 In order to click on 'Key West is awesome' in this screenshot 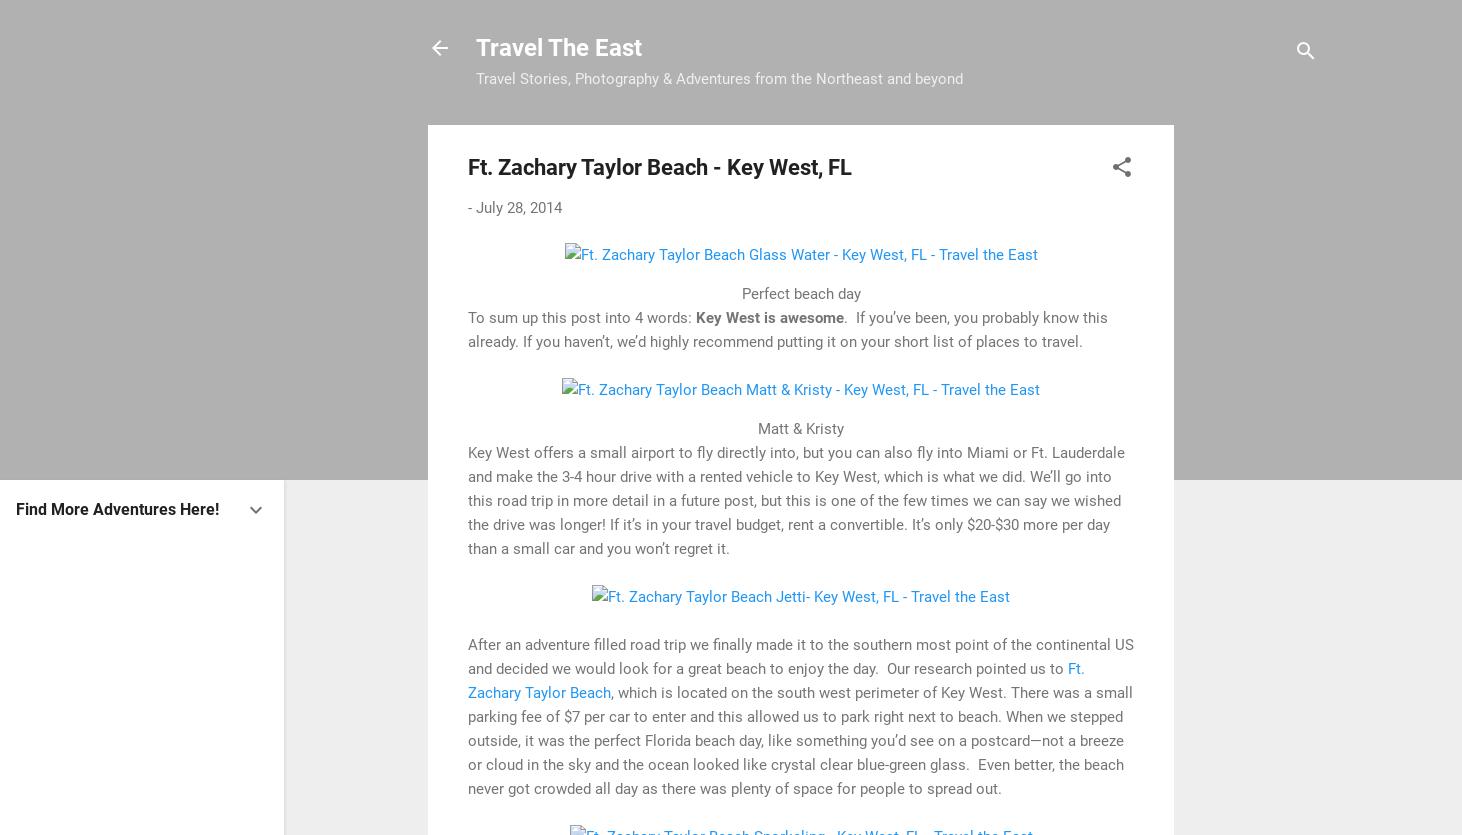, I will do `click(769, 315)`.